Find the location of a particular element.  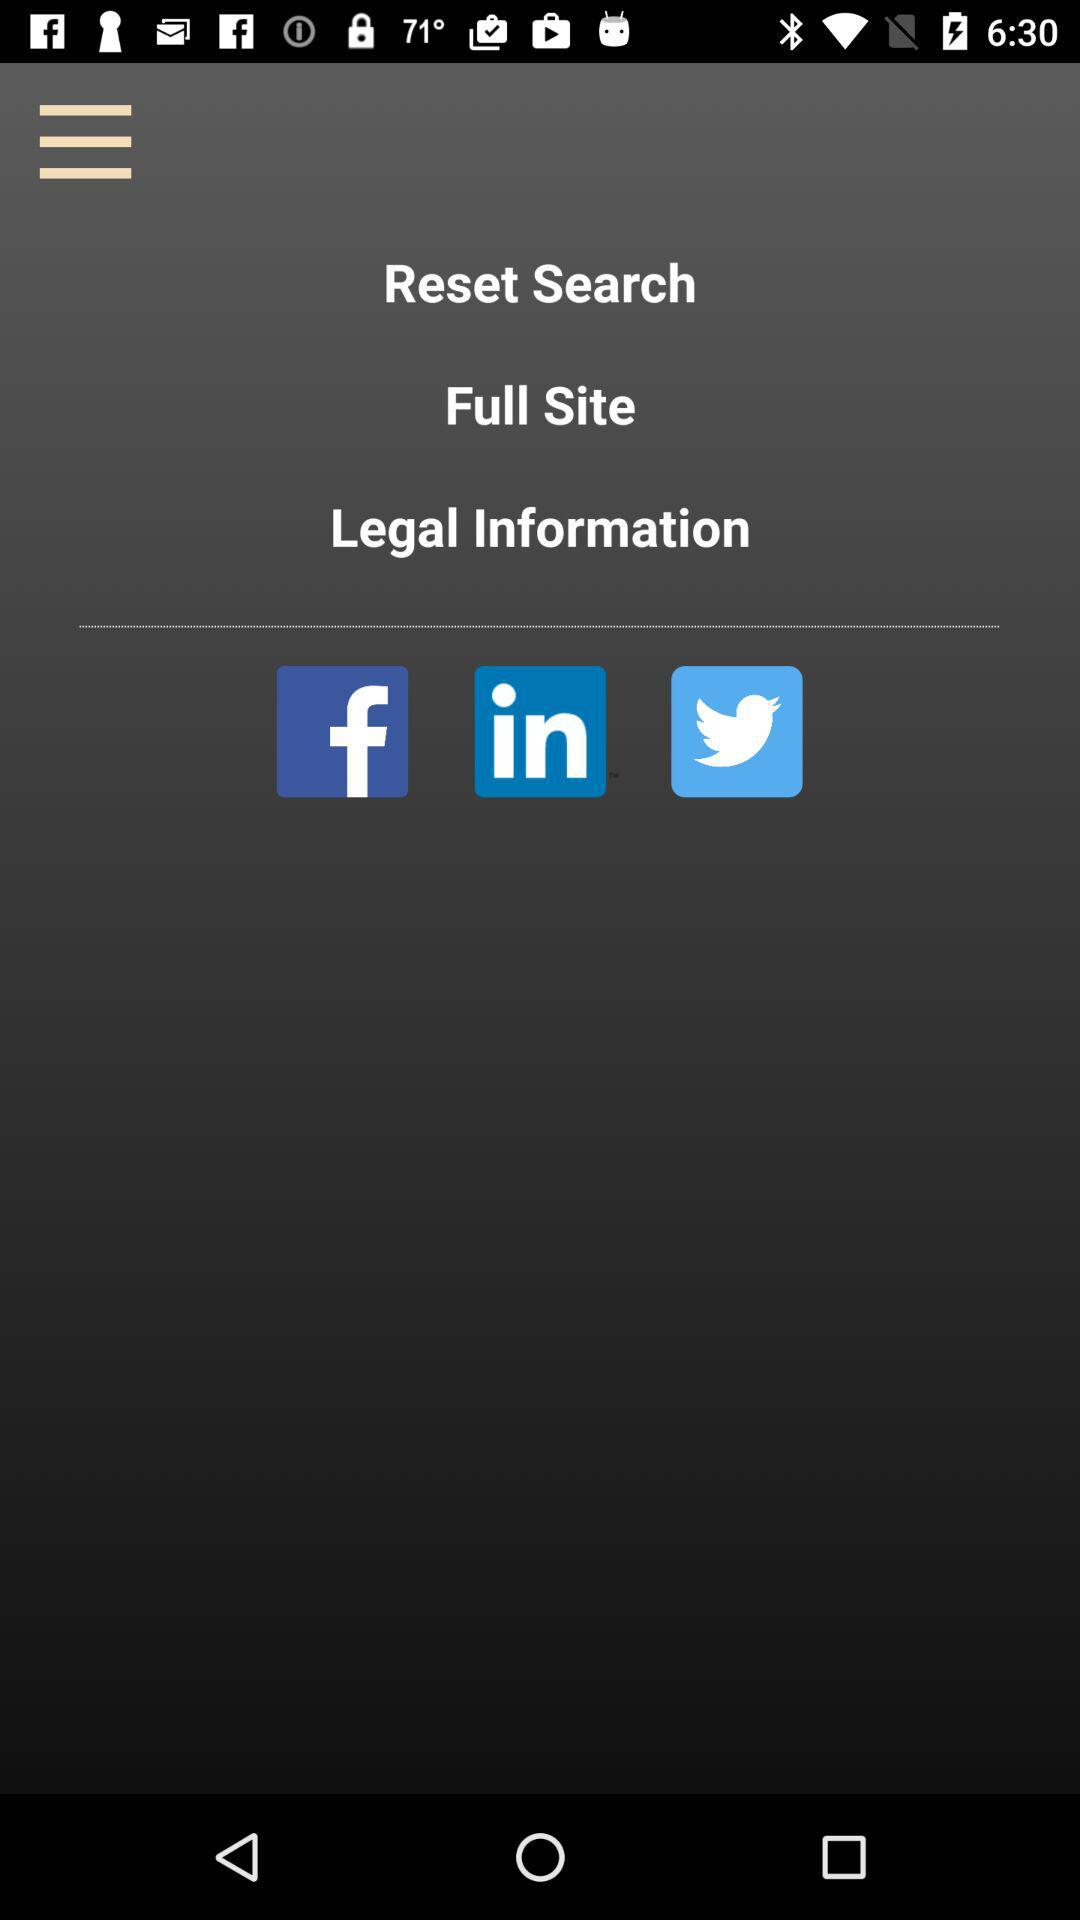

linkedin icon is located at coordinates (546, 730).